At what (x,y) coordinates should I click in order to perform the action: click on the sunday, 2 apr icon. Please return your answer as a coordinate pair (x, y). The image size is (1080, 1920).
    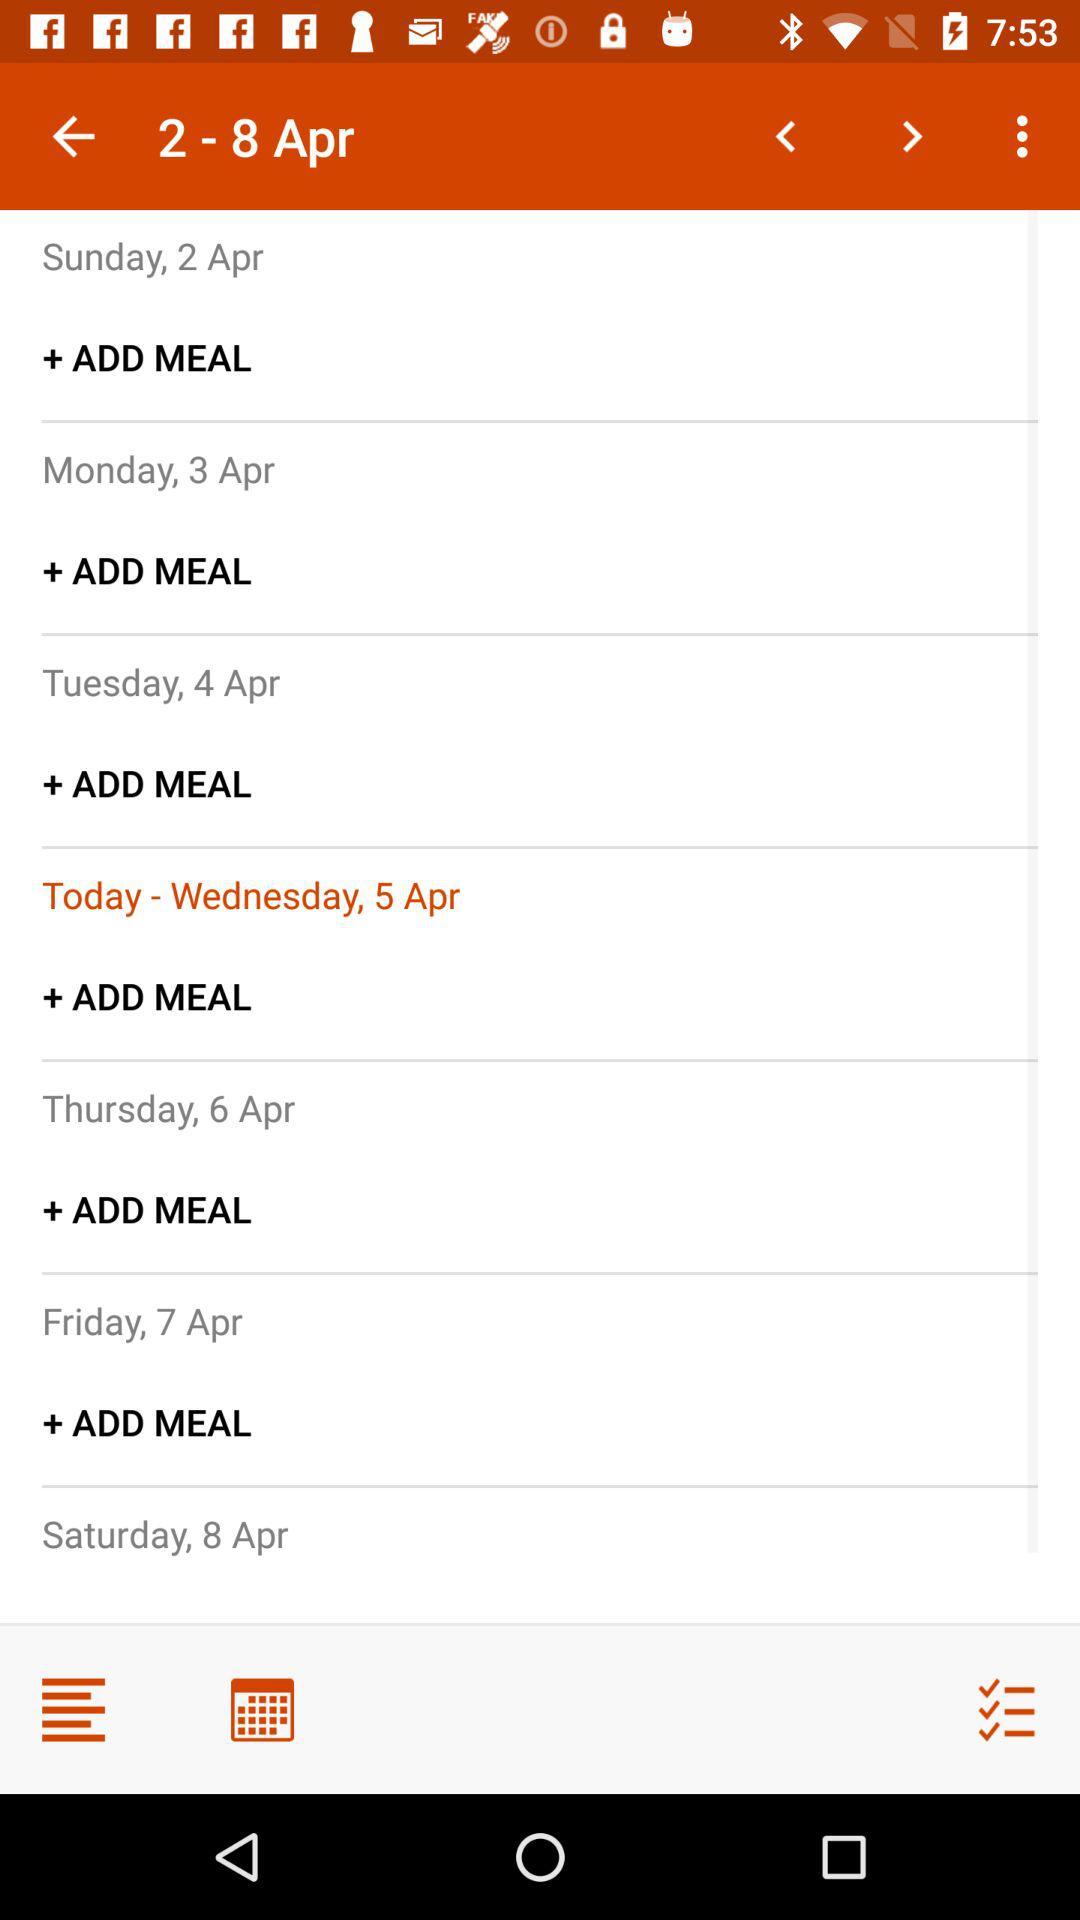
    Looking at the image, I should click on (152, 254).